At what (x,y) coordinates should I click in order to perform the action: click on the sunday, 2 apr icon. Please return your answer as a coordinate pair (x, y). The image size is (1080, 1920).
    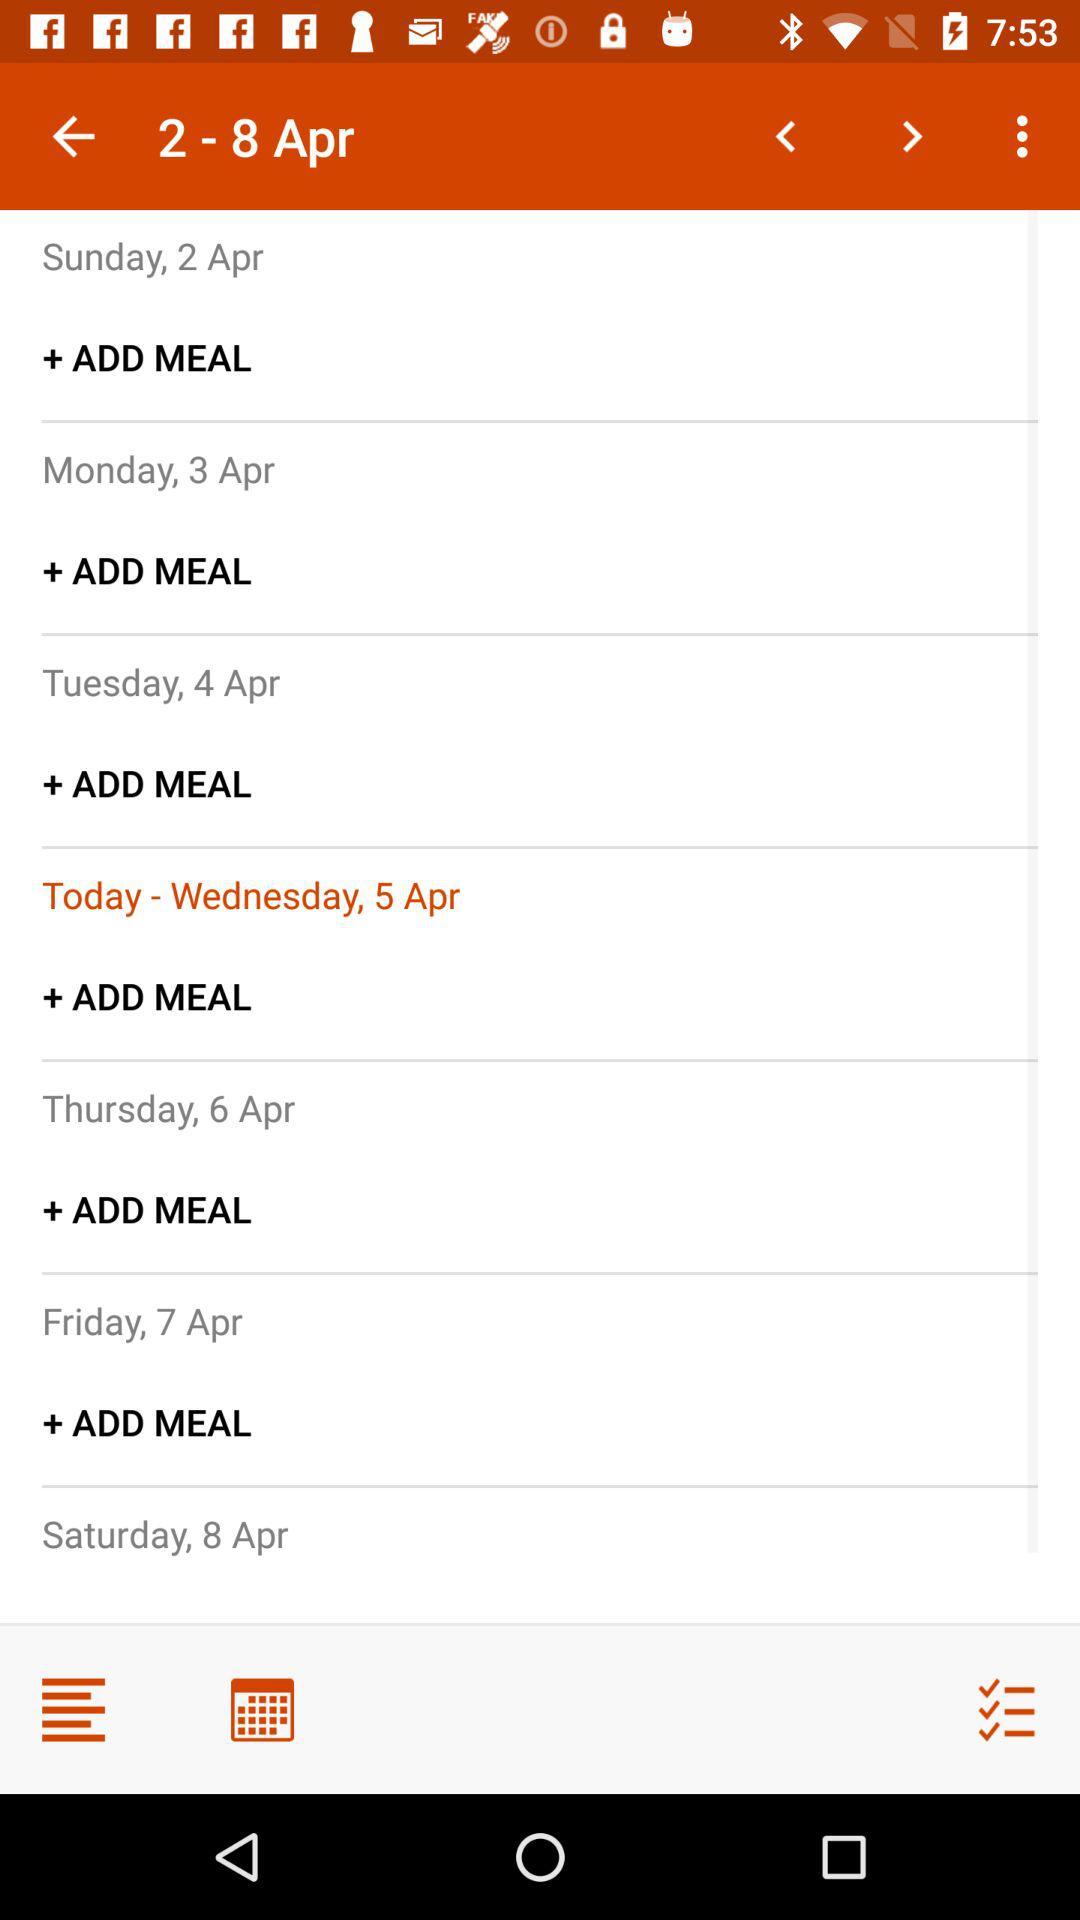
    Looking at the image, I should click on (152, 254).